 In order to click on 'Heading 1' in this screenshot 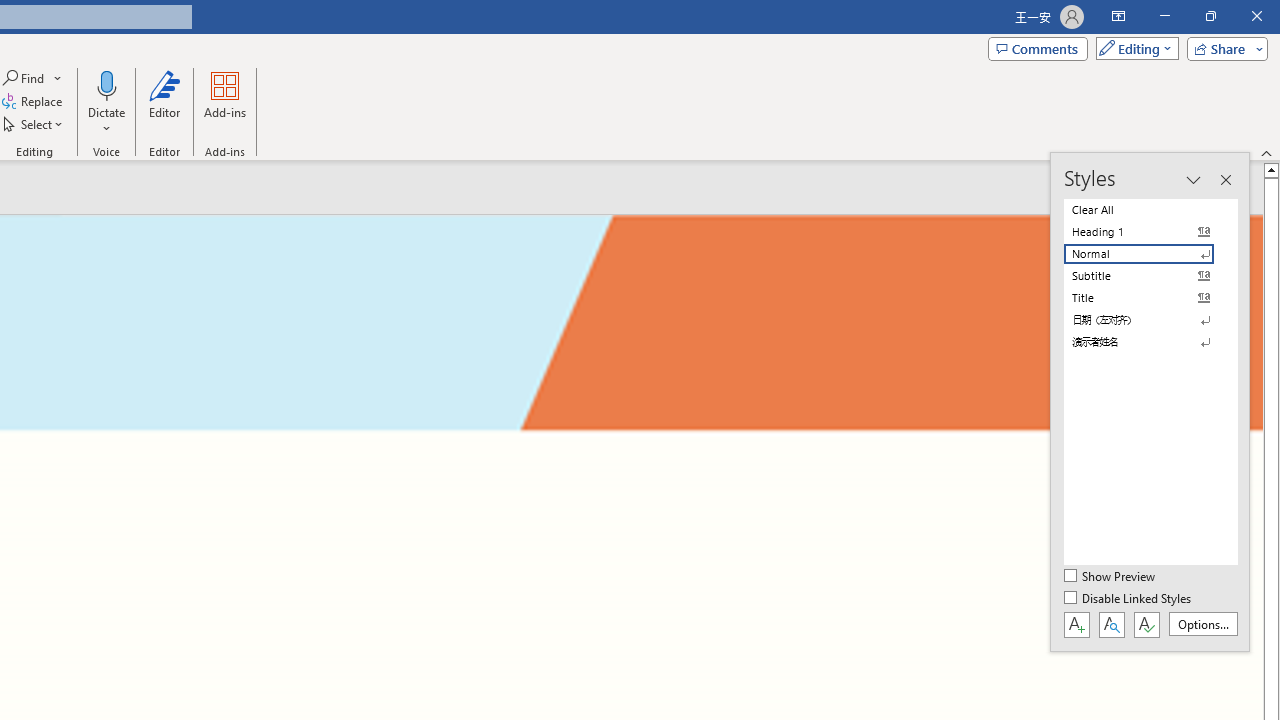, I will do `click(1150, 231)`.